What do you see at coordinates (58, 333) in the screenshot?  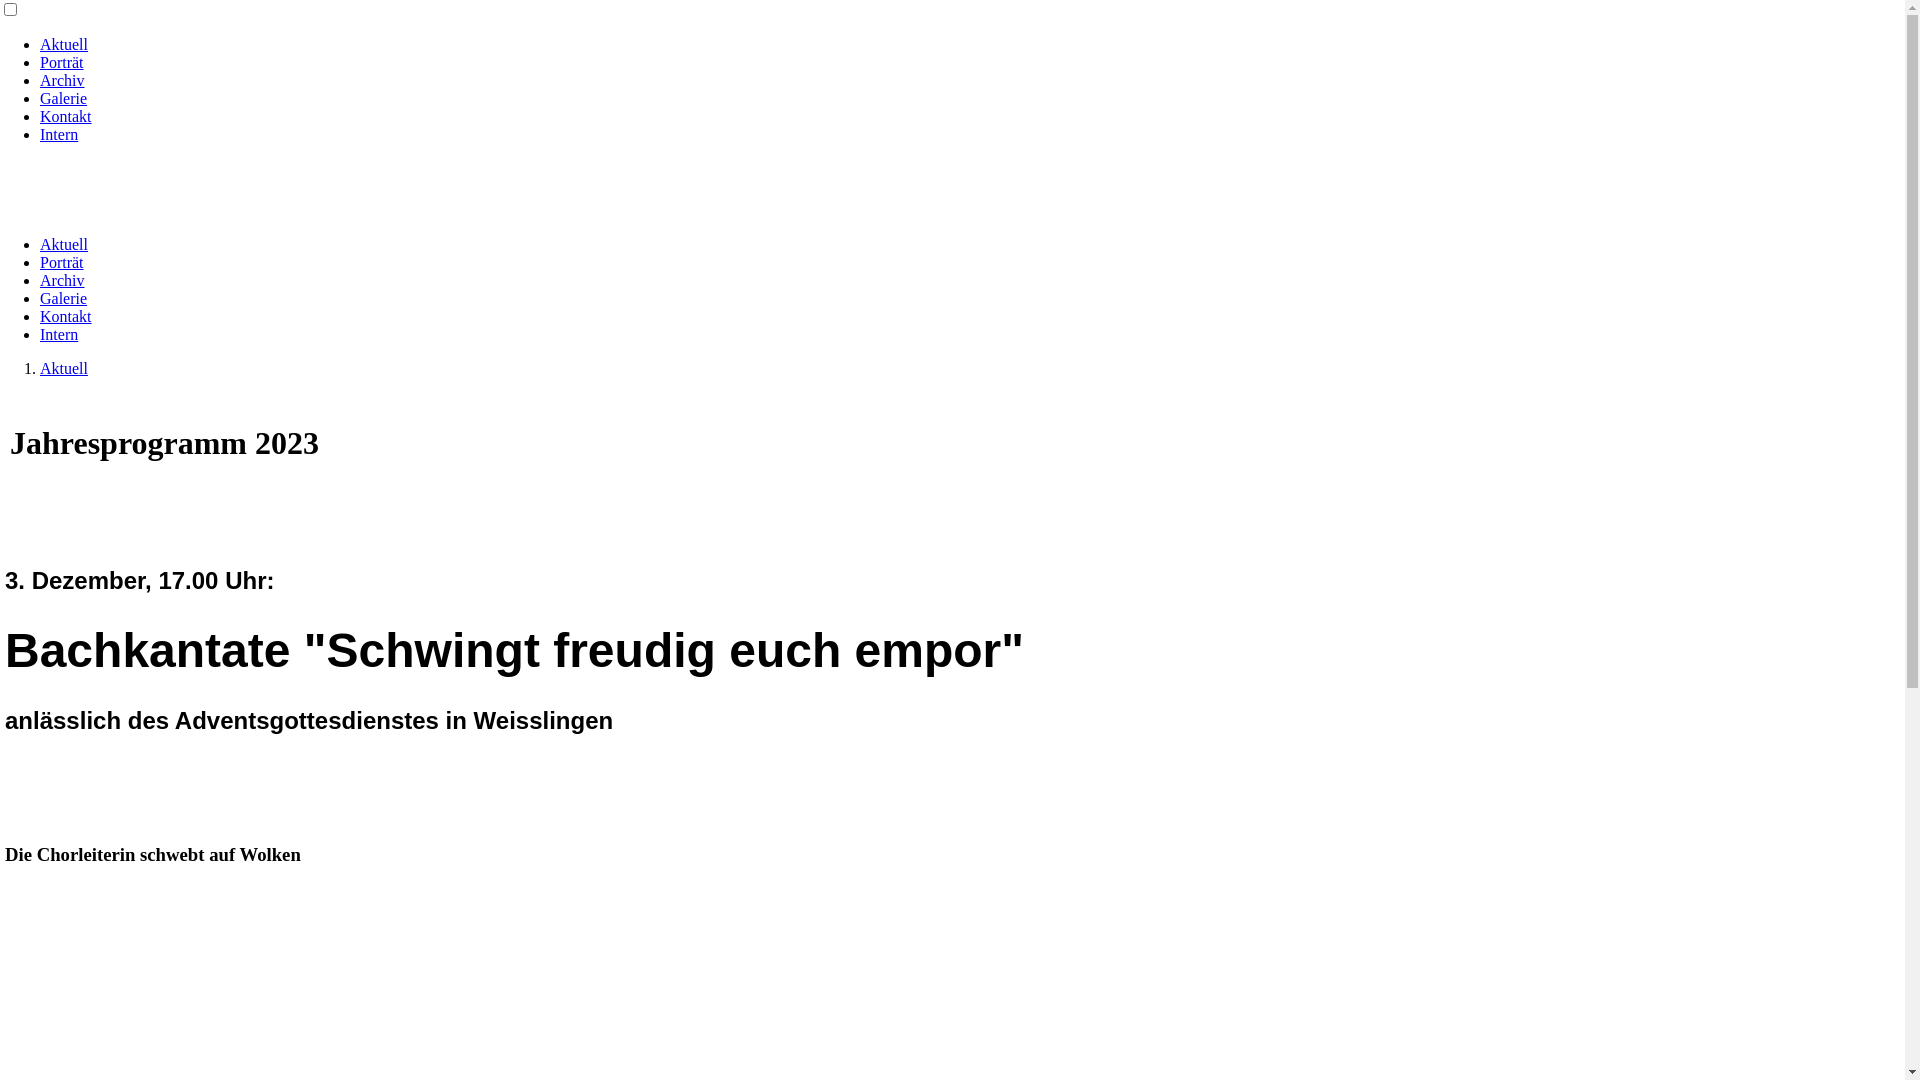 I see `'Intern'` at bounding box center [58, 333].